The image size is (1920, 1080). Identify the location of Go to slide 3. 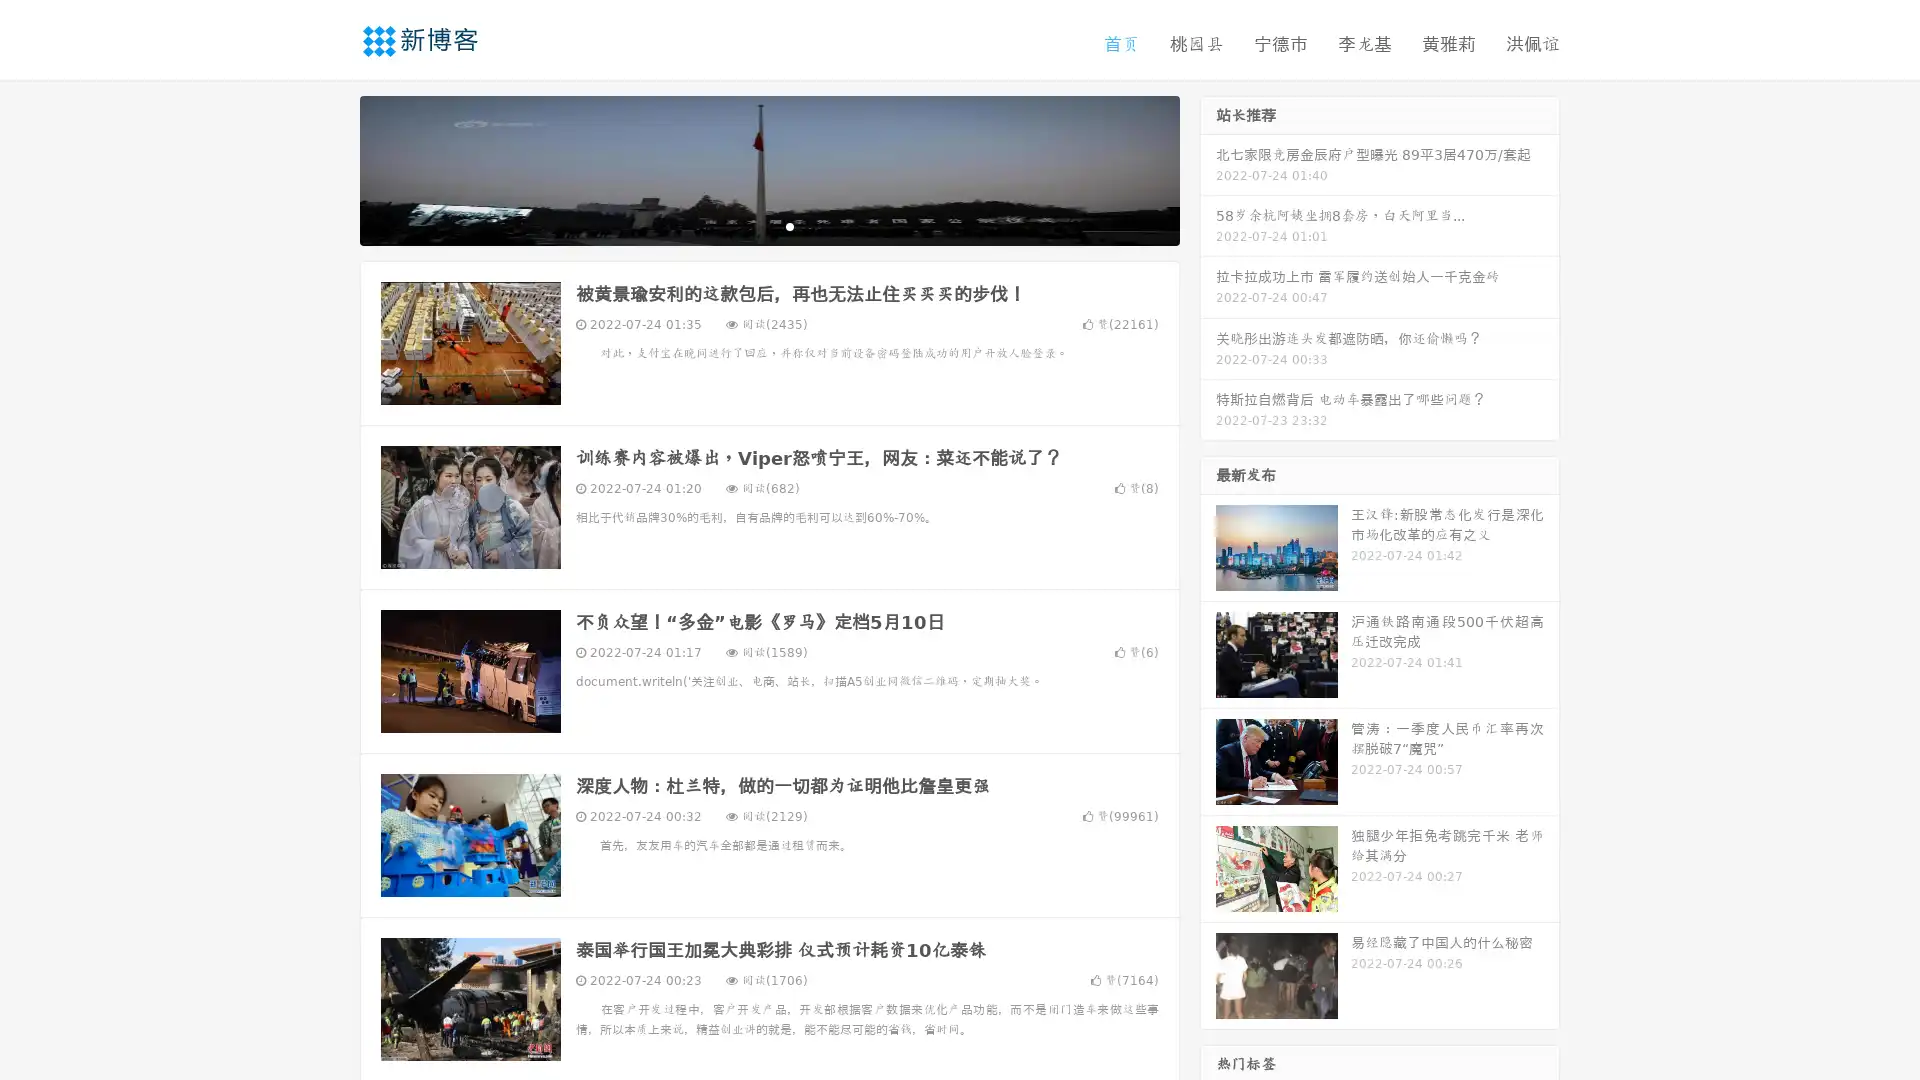
(789, 225).